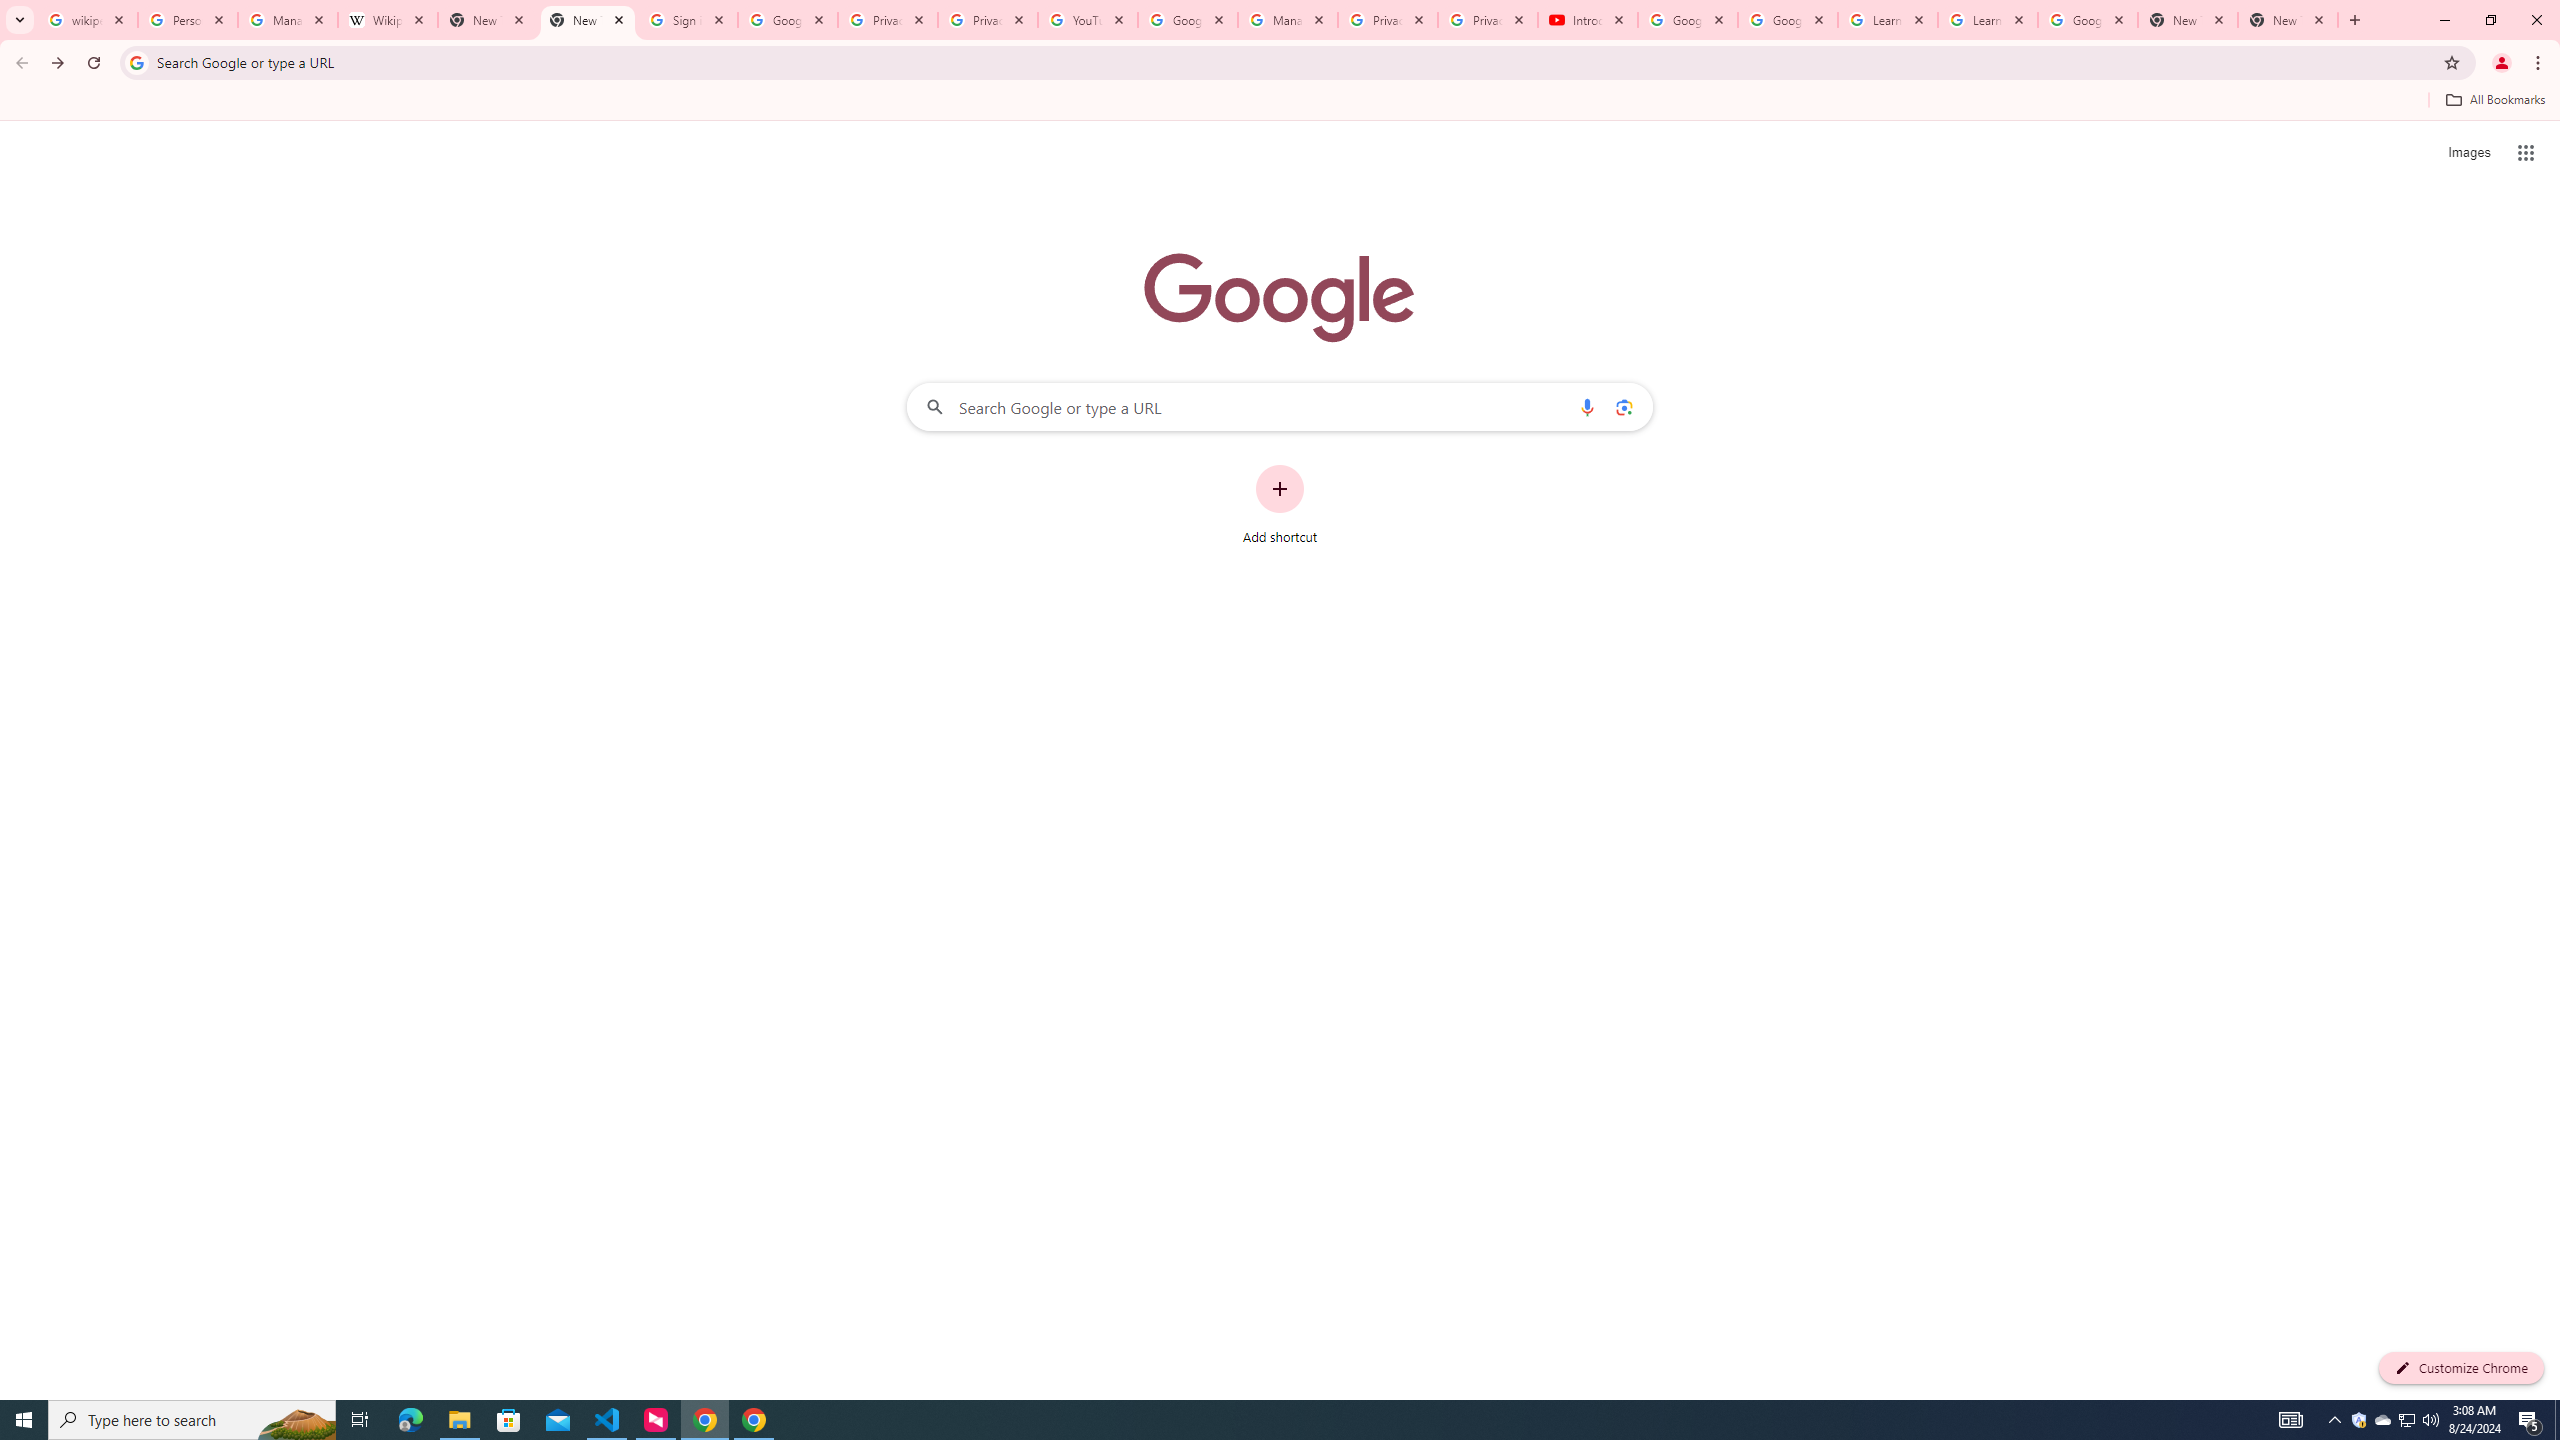 The height and width of the screenshot is (1440, 2560). Describe the element at coordinates (2461, 1367) in the screenshot. I see `'Customize Chrome'` at that location.